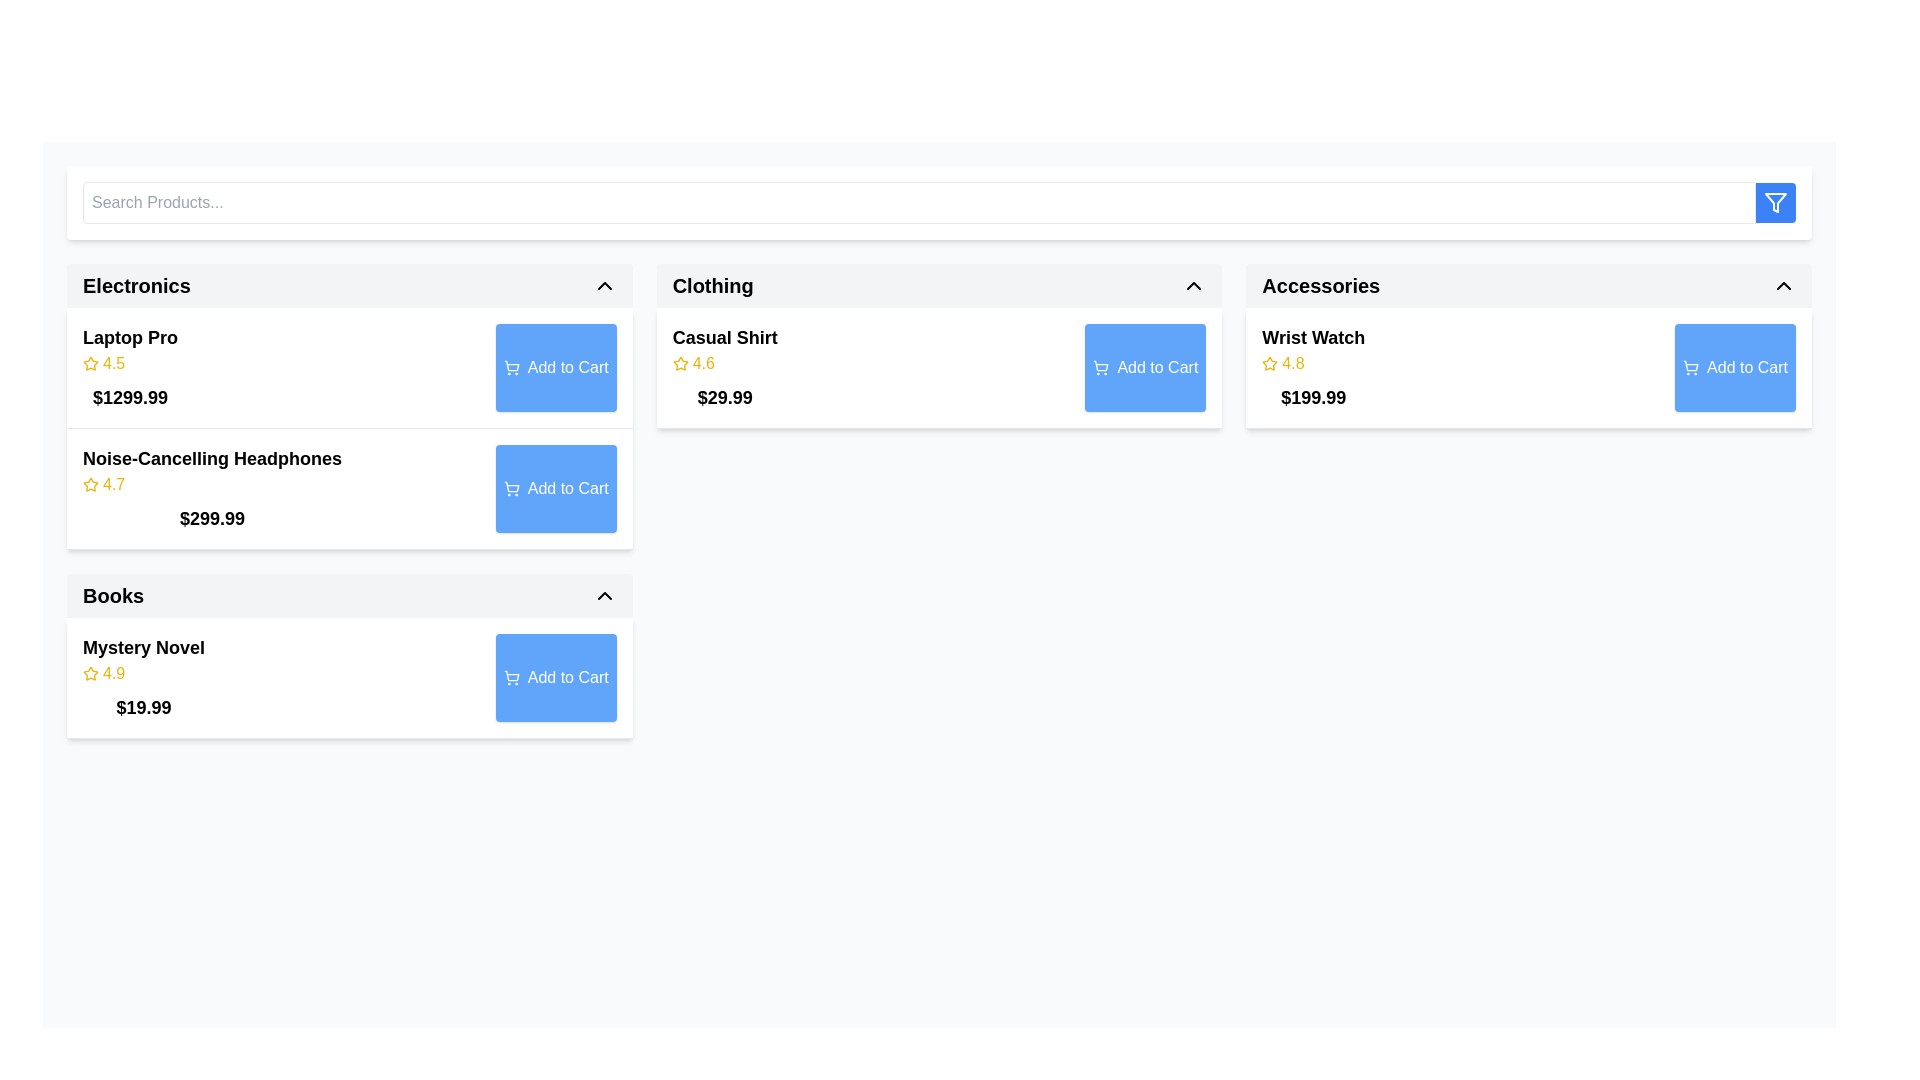 This screenshot has width=1920, height=1080. Describe the element at coordinates (567, 677) in the screenshot. I see `text from the 'Add to Cart' label located within the interactive button for the 'Mystery Novel' item in the 'Books' category` at that location.